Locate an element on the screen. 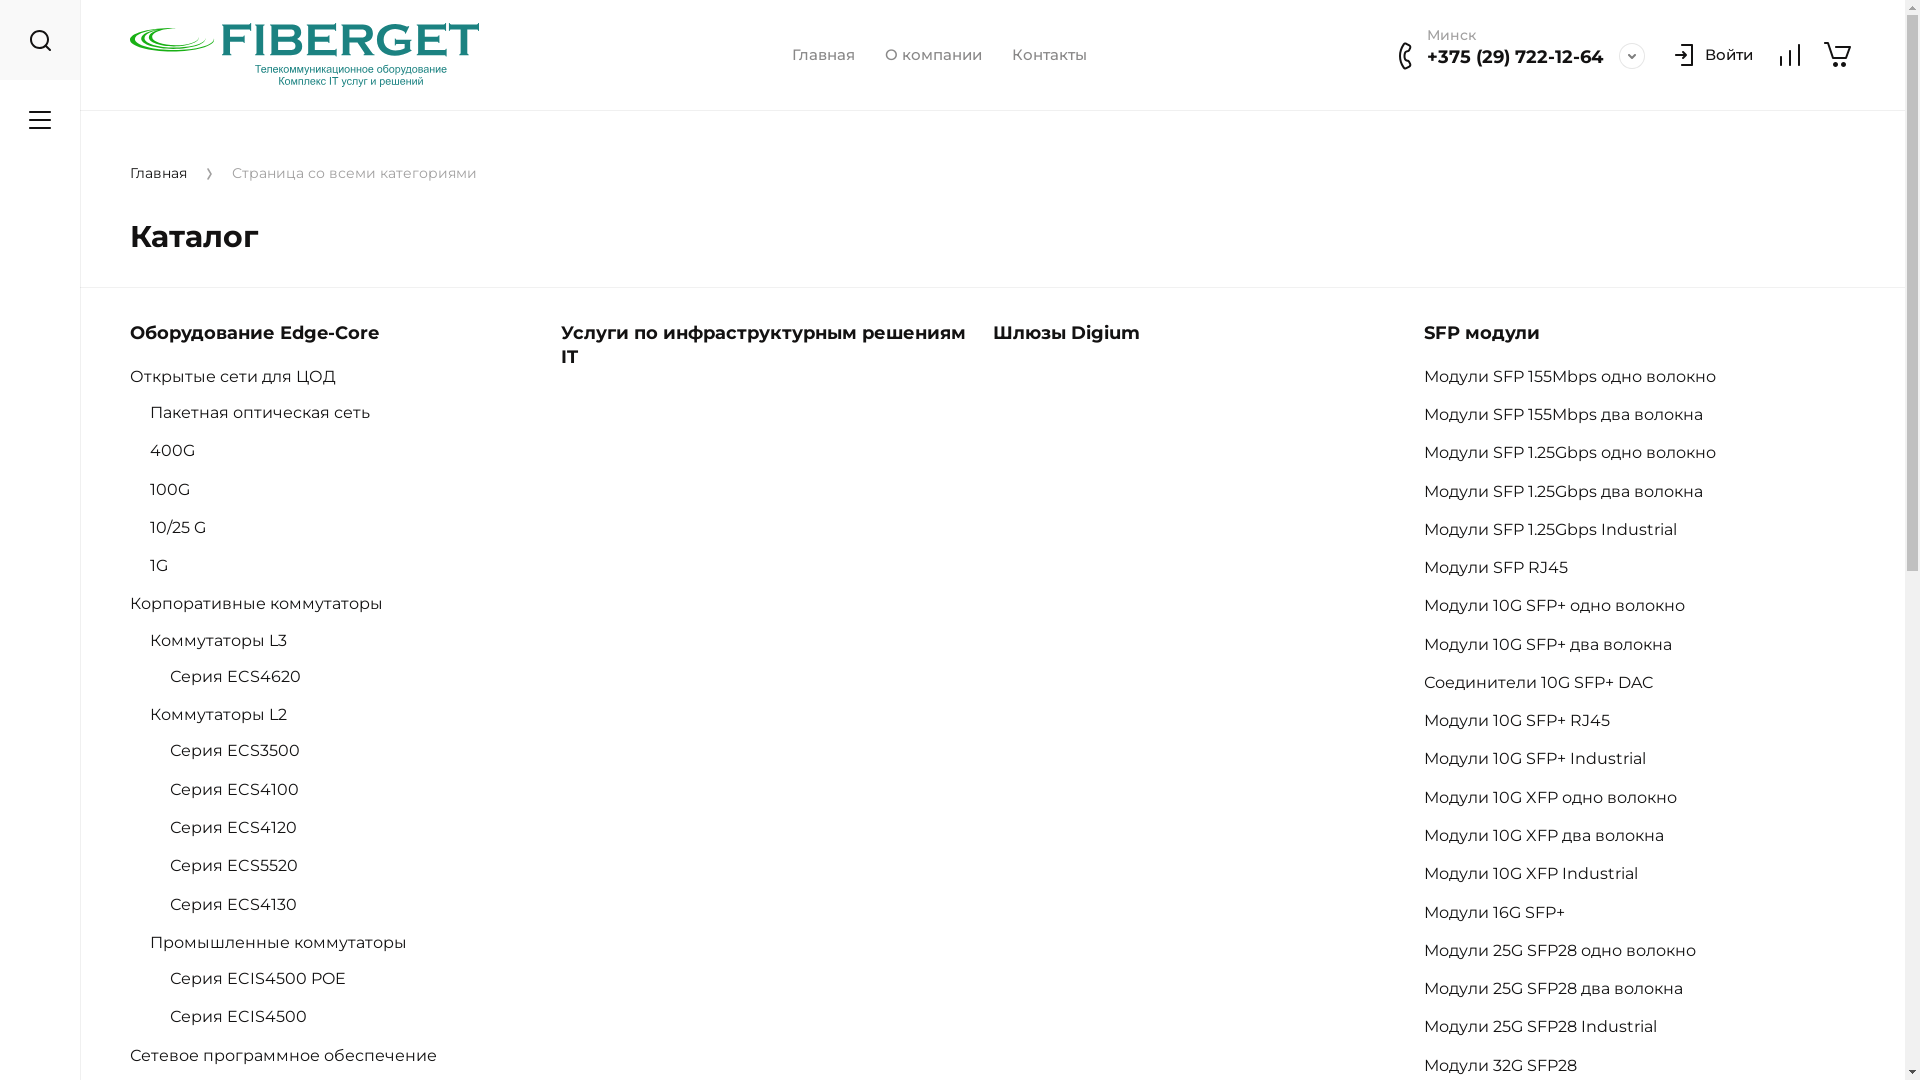  '400G' is located at coordinates (148, 450).